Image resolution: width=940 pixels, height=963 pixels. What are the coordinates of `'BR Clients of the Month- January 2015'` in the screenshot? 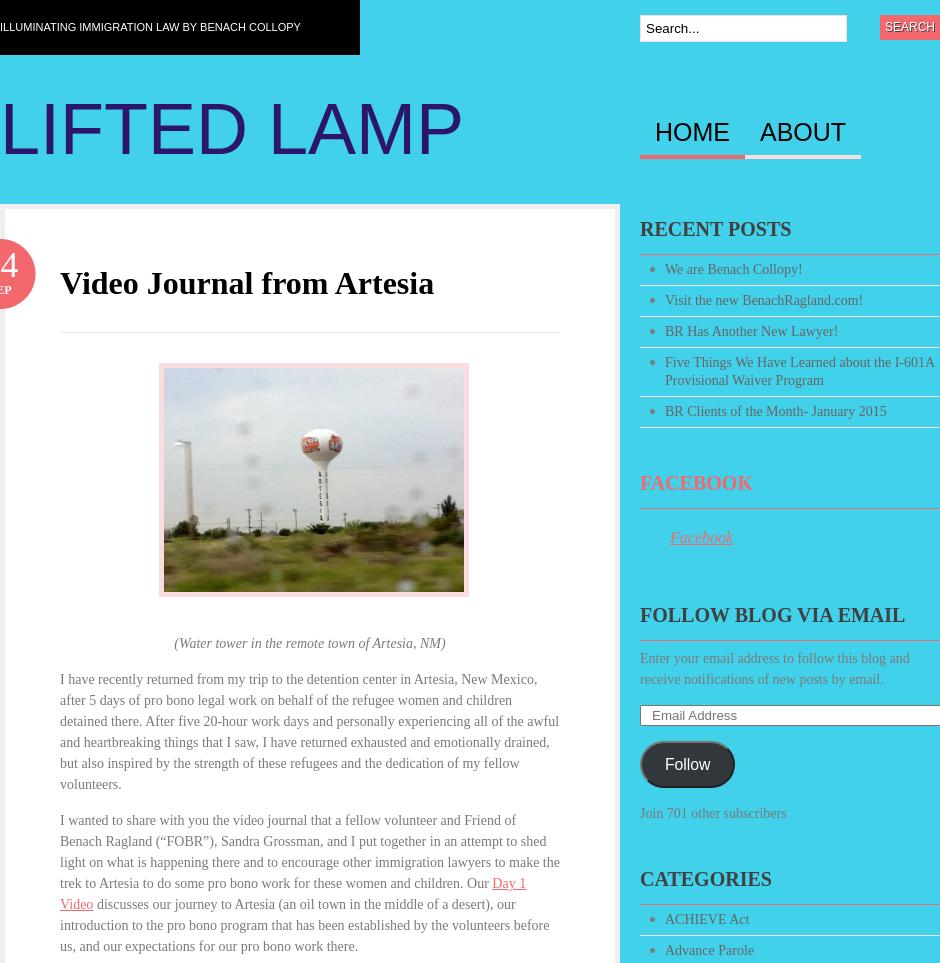 It's located at (774, 411).